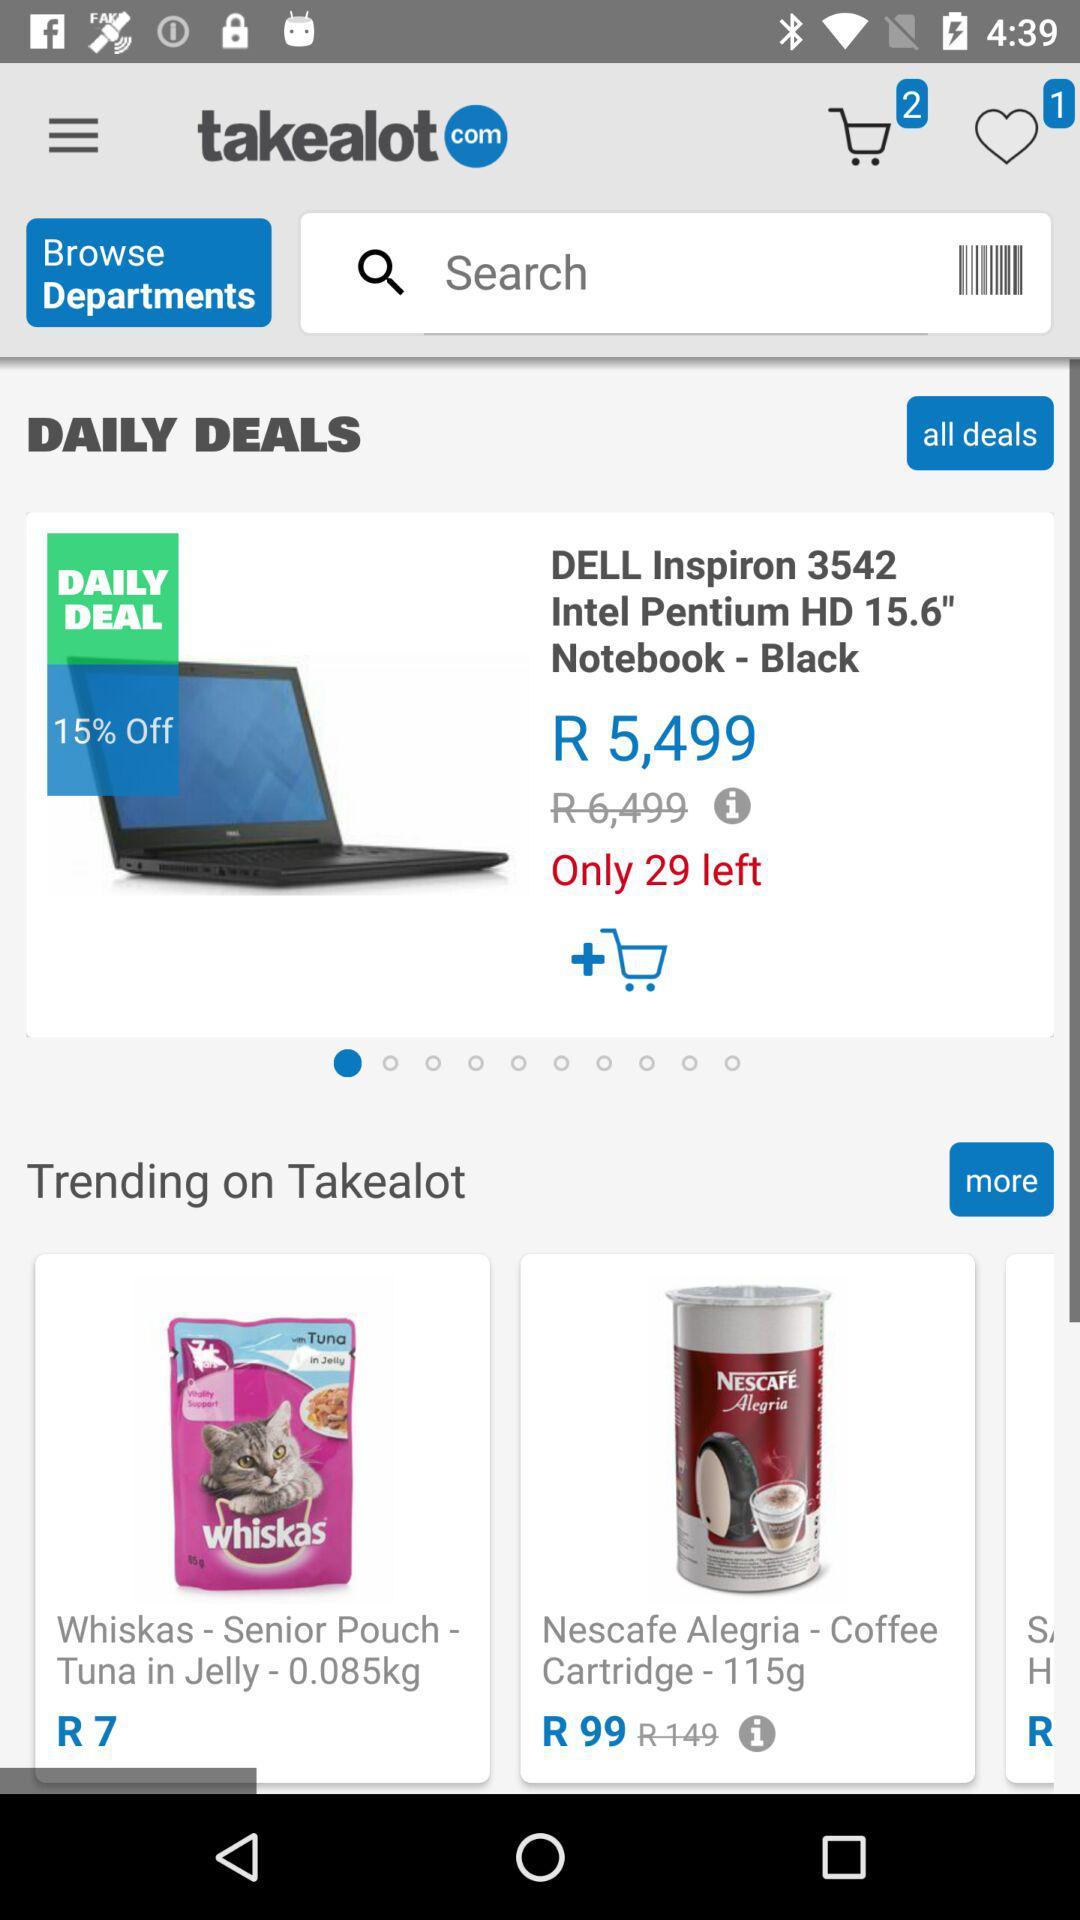 This screenshot has height=1920, width=1080. Describe the element at coordinates (675, 270) in the screenshot. I see `search bar` at that location.